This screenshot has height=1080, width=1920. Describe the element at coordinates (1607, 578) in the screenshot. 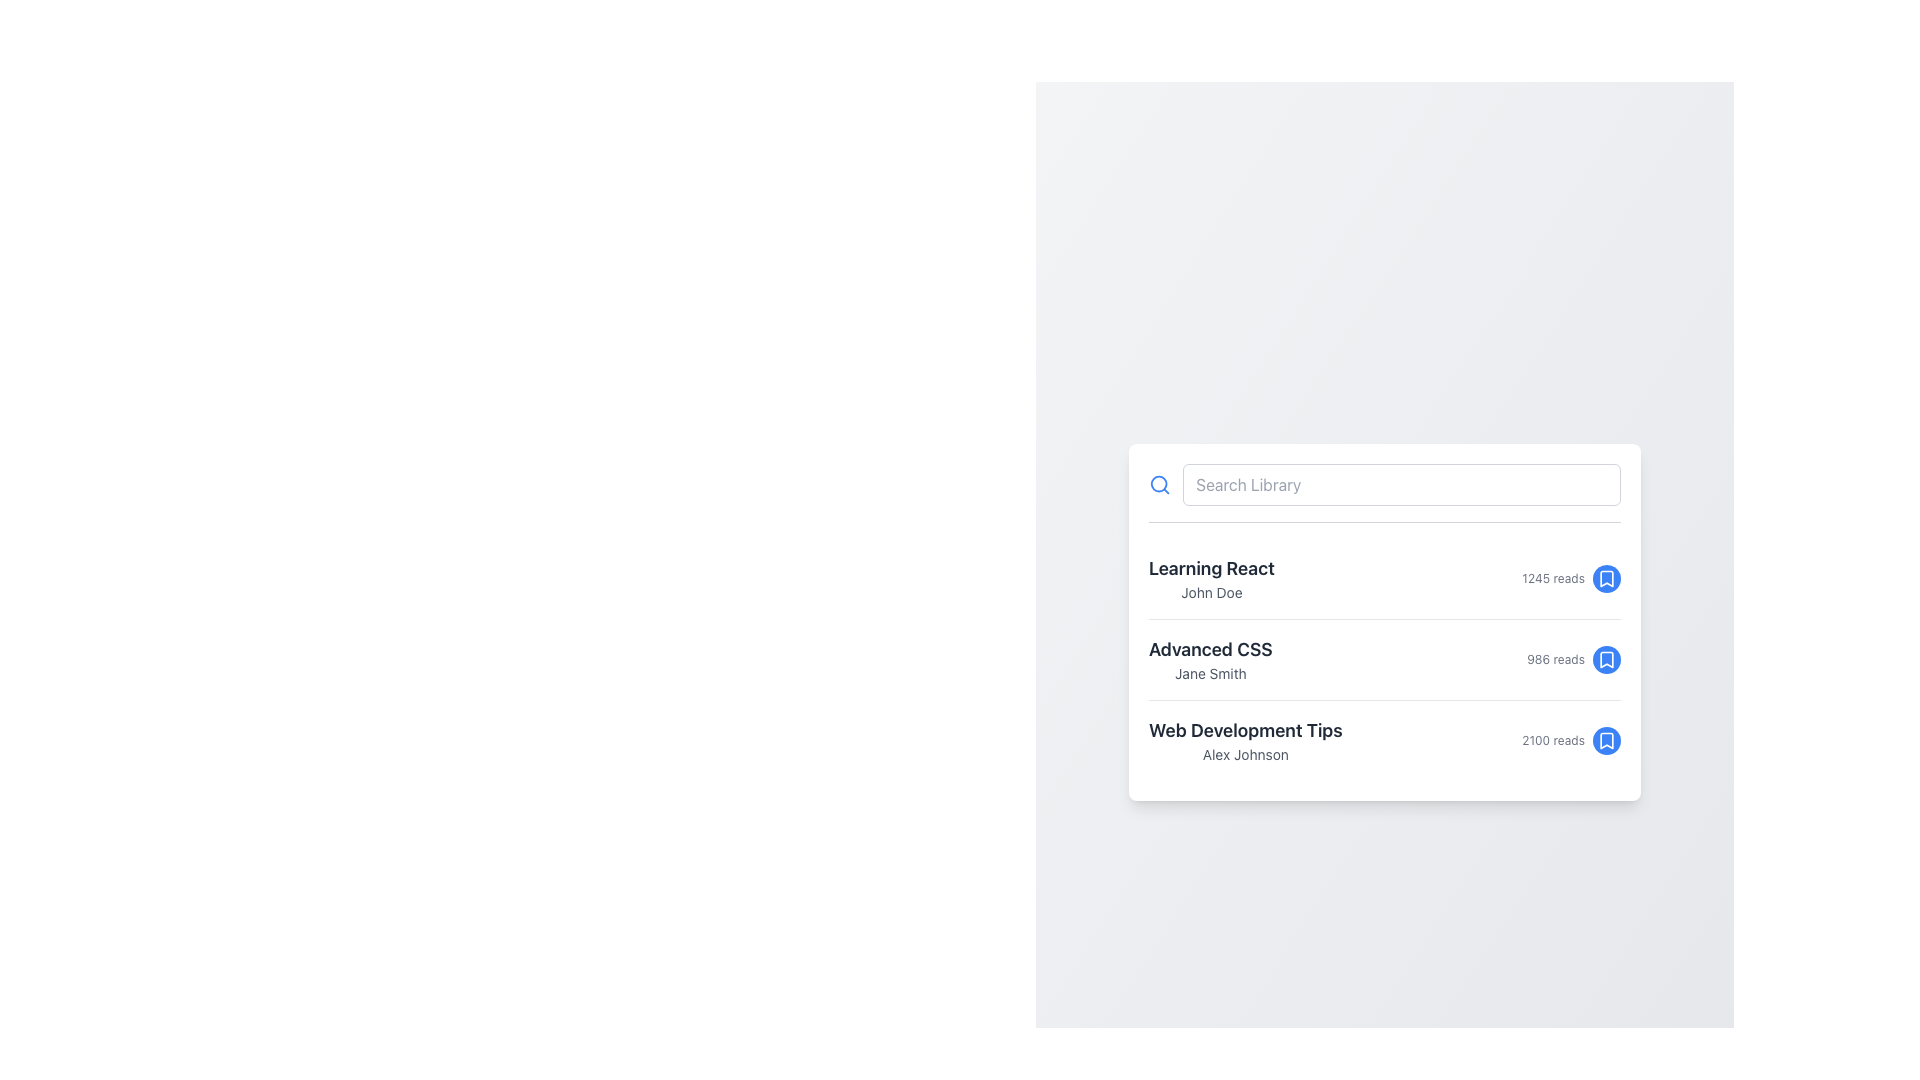

I see `the bookmark toggle button located to the right of the '1245 reads' text in the 'Learning React' entry` at that location.